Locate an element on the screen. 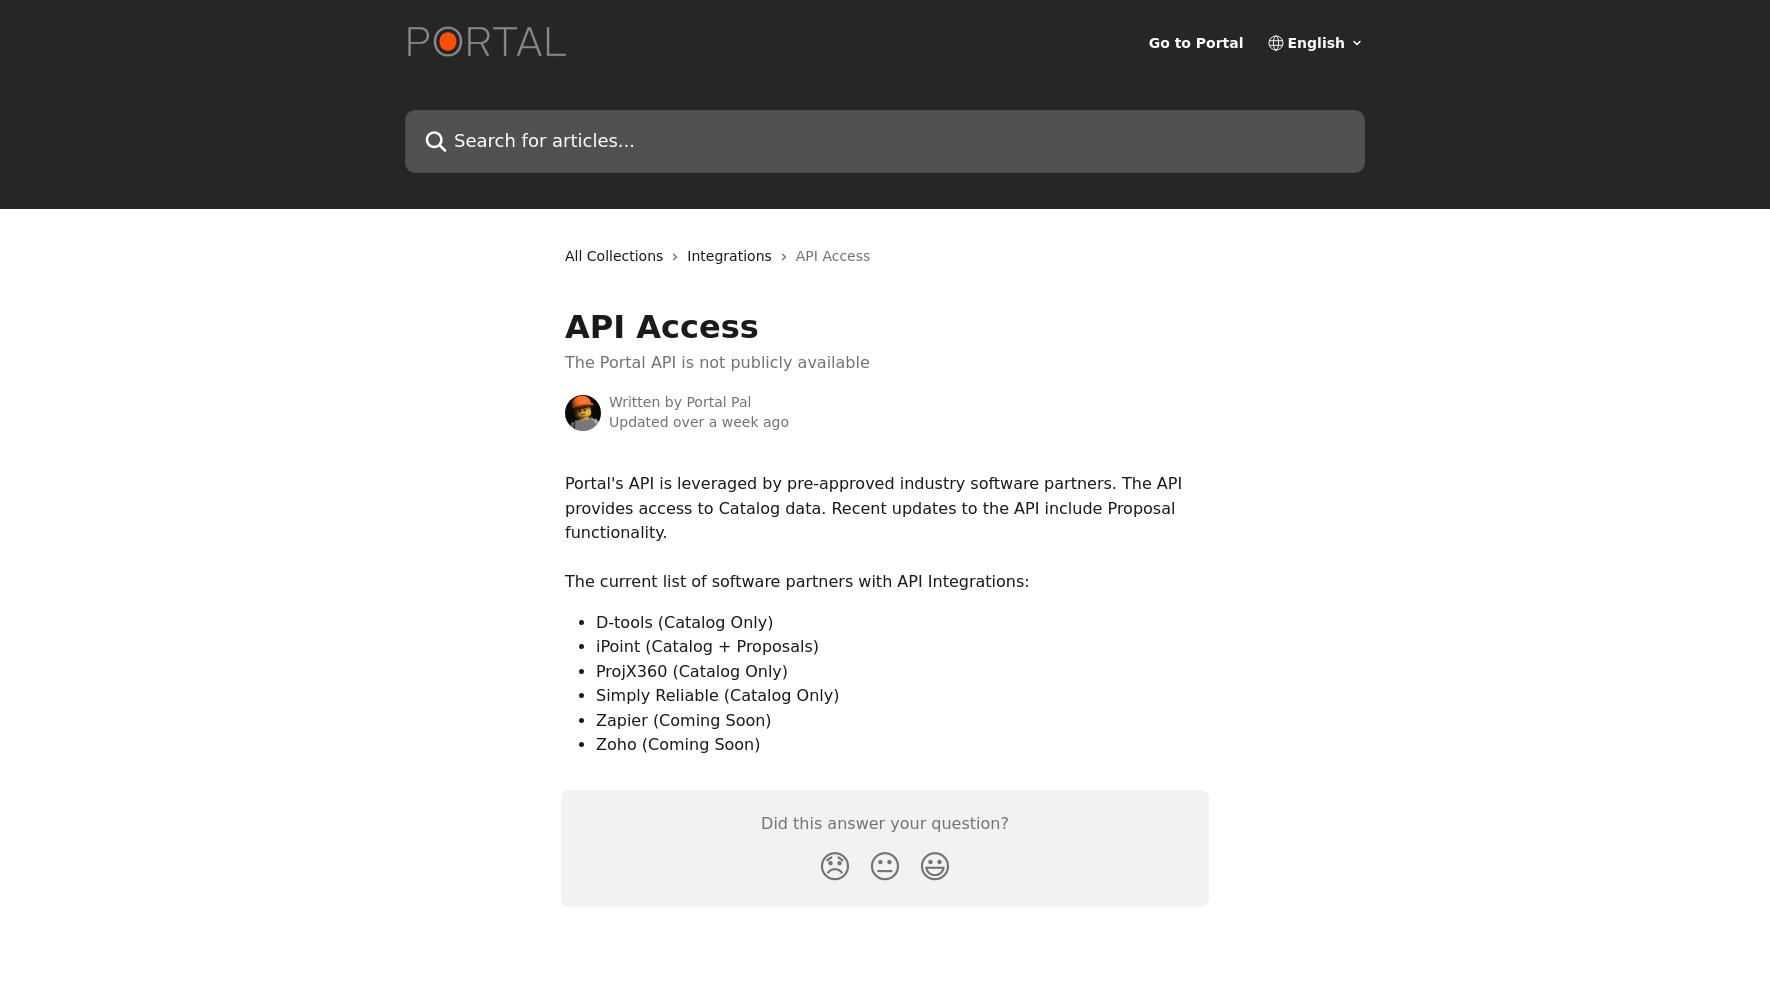  'Portal's API is leveraged by pre-approved industry software partners. The API provides access to Catalog data. Recent updates to the API include Proposal functionality.' is located at coordinates (875, 508).